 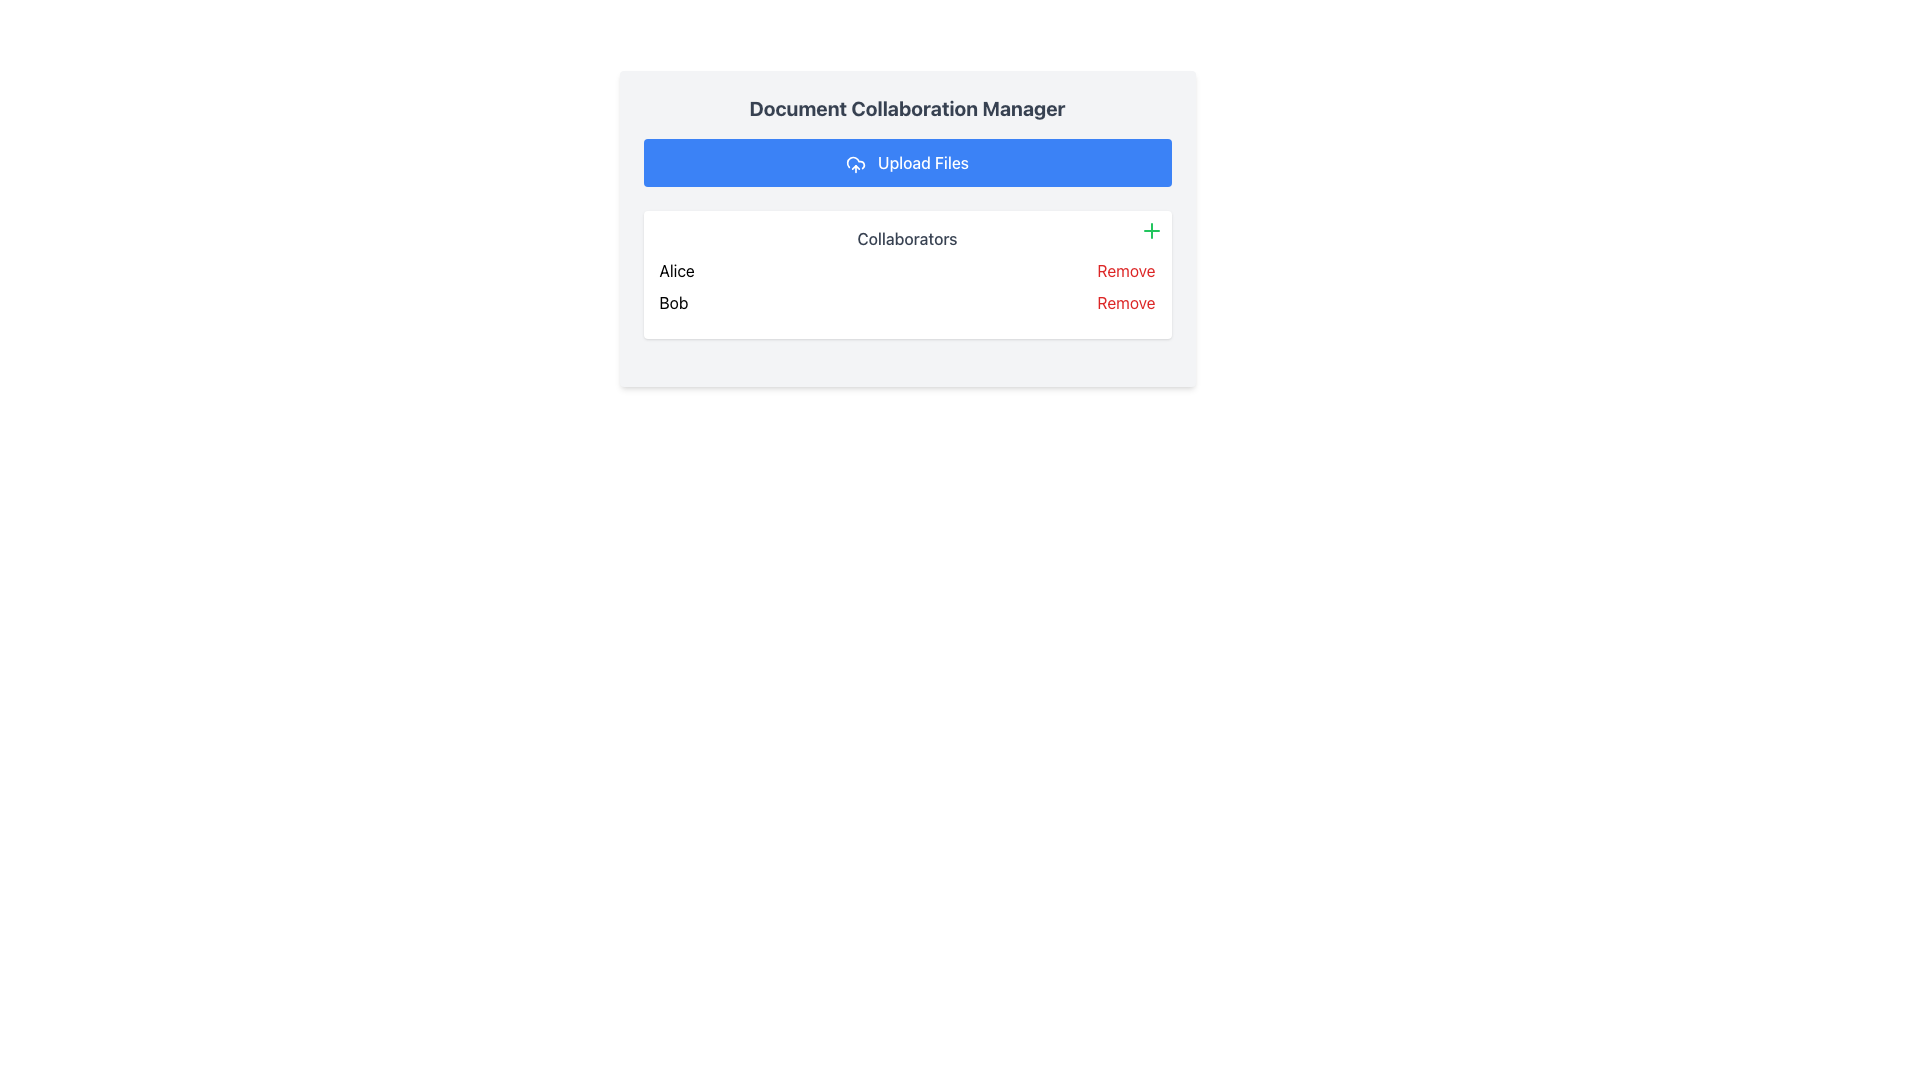 I want to click on the interactive button, so click(x=1126, y=303).